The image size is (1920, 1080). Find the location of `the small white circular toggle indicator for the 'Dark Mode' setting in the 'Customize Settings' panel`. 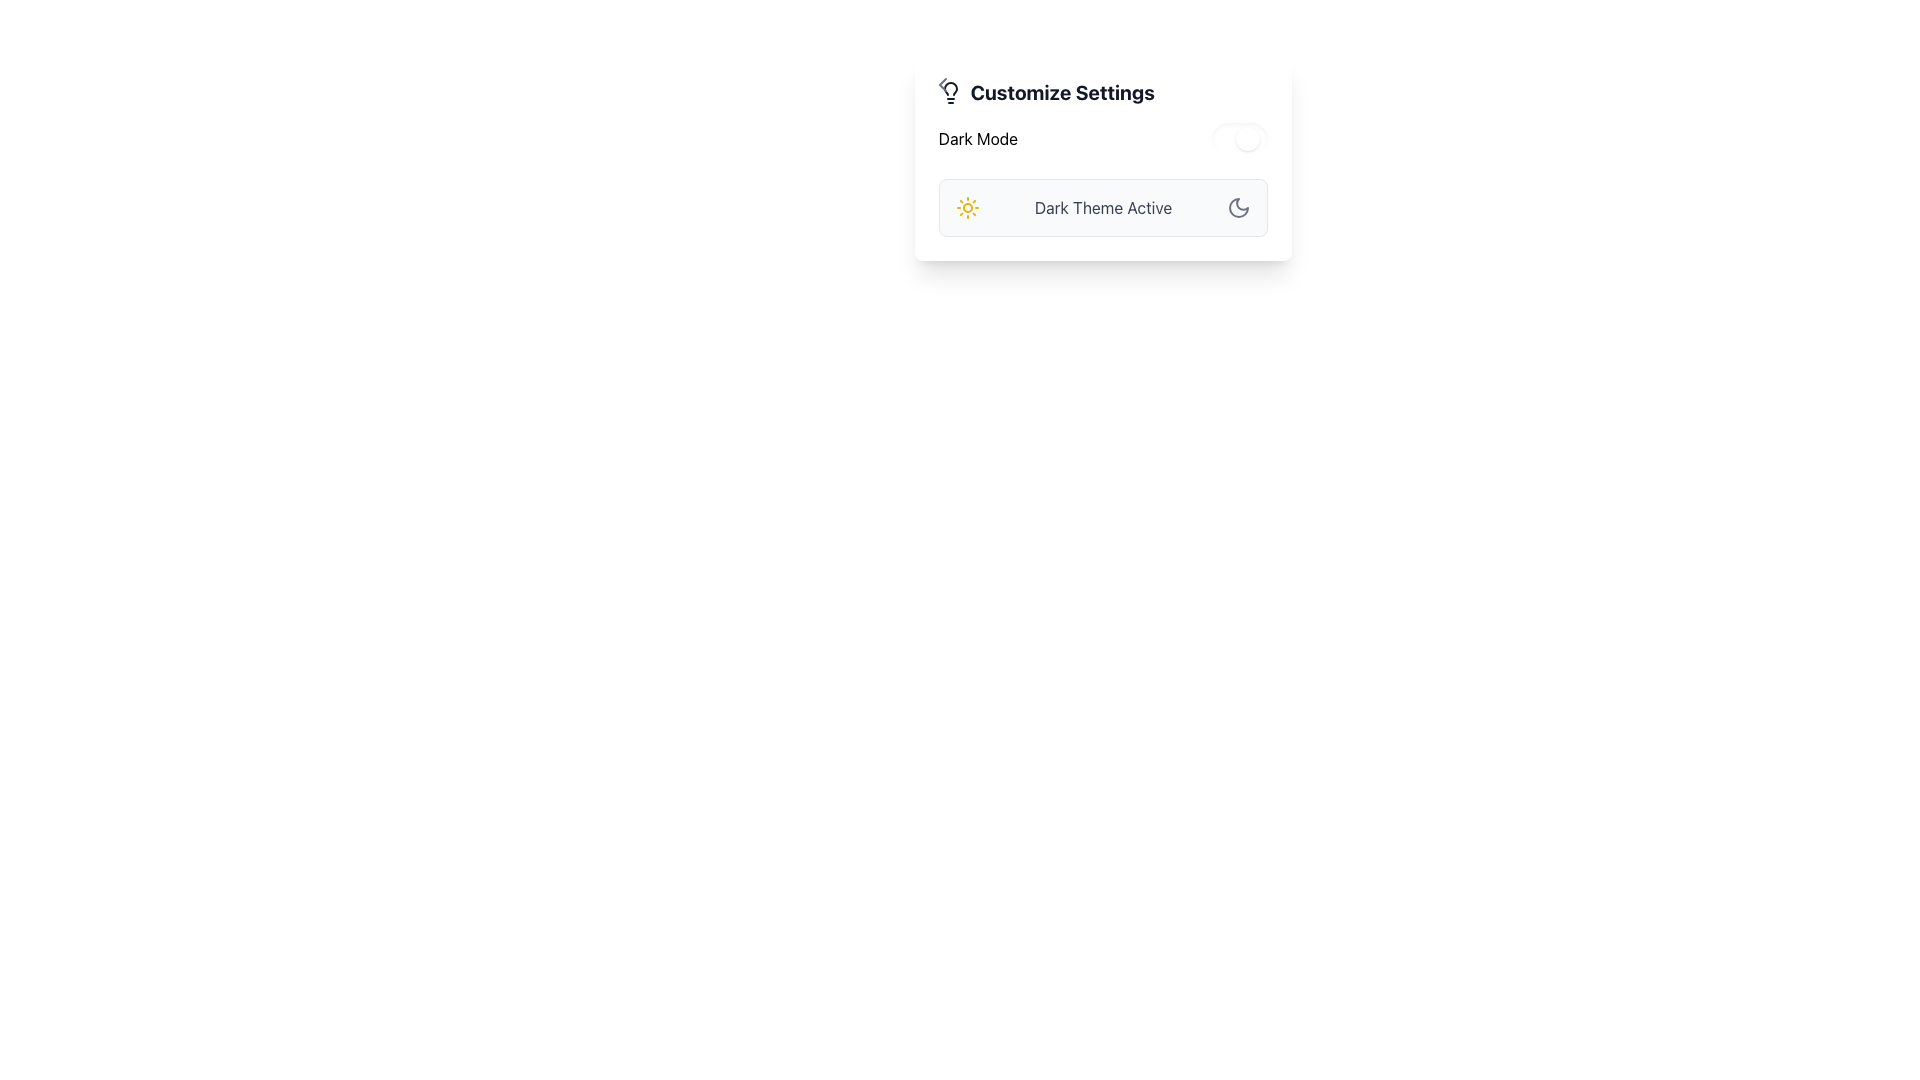

the small white circular toggle indicator for the 'Dark Mode' setting in the 'Customize Settings' panel is located at coordinates (1247, 137).